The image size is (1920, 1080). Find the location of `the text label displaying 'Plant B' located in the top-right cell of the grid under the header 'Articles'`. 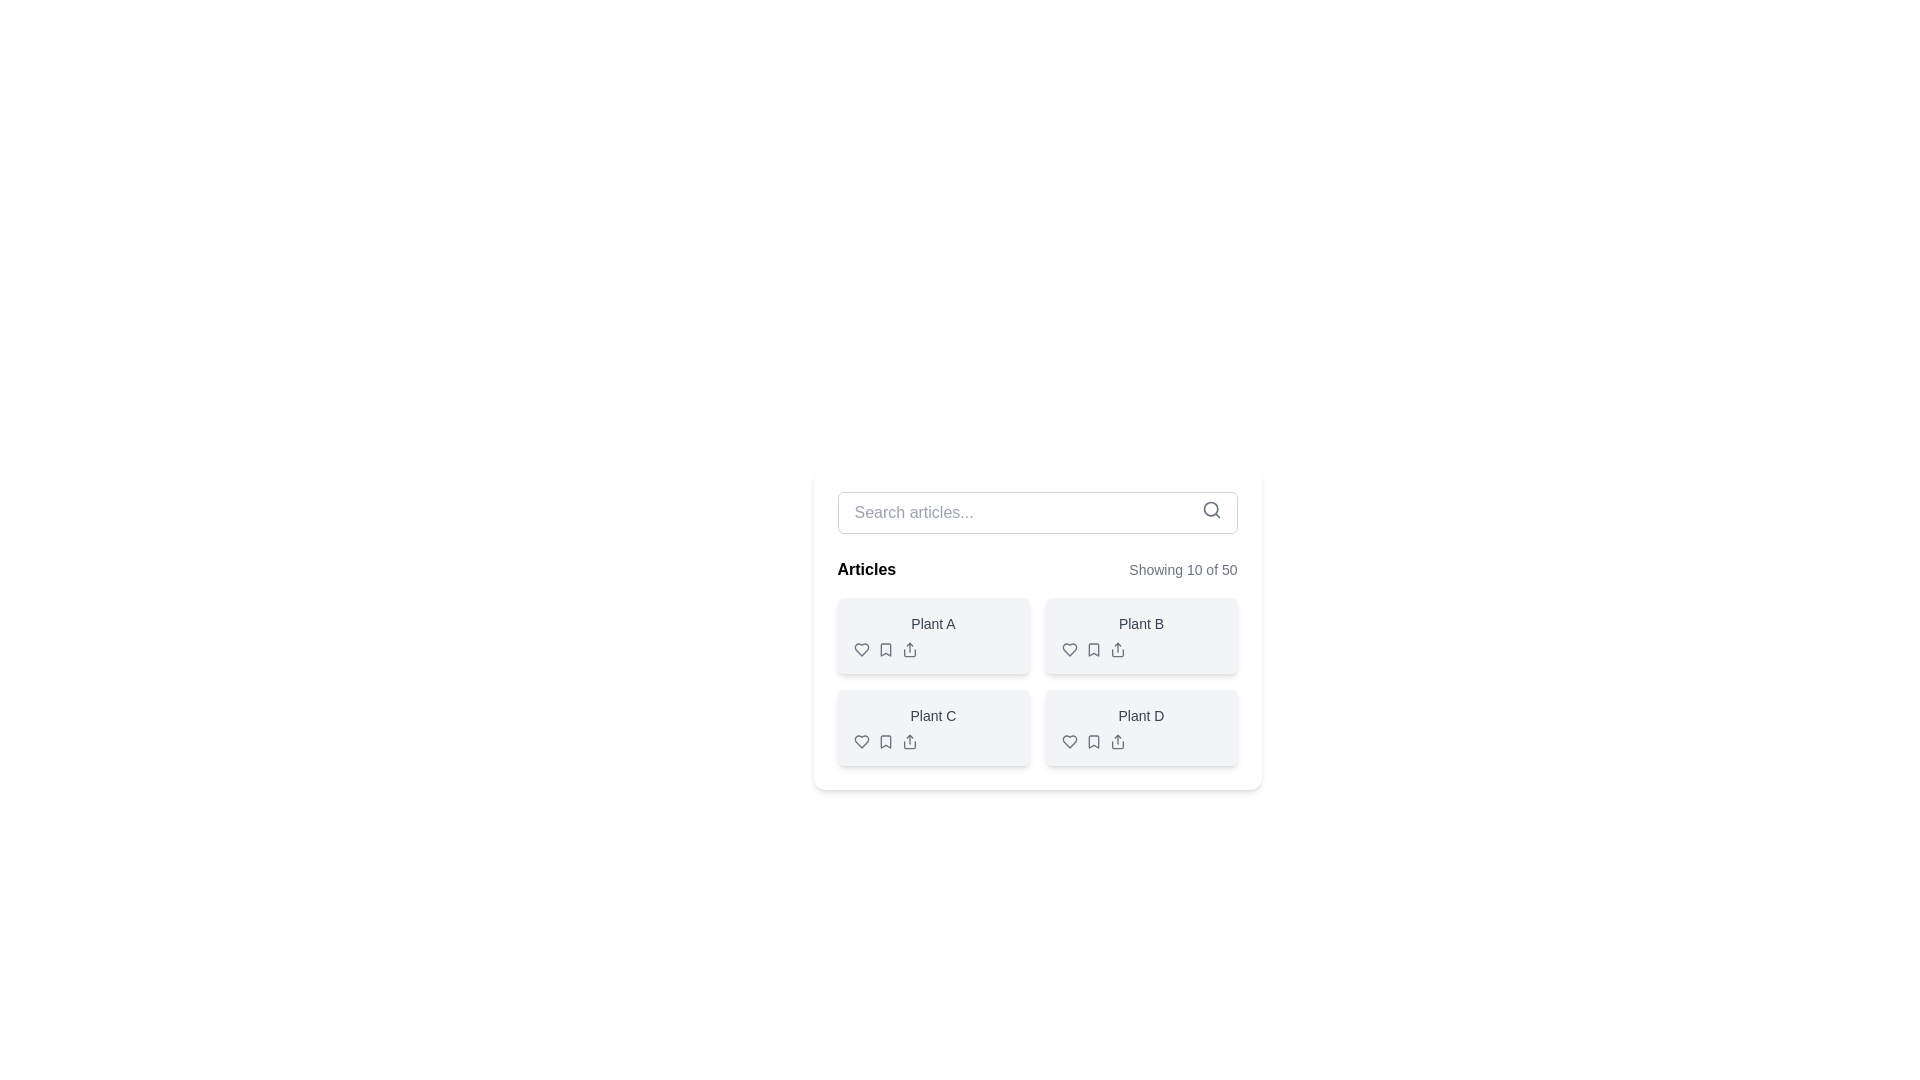

the text label displaying 'Plant B' located in the top-right cell of the grid under the header 'Articles' is located at coordinates (1141, 623).